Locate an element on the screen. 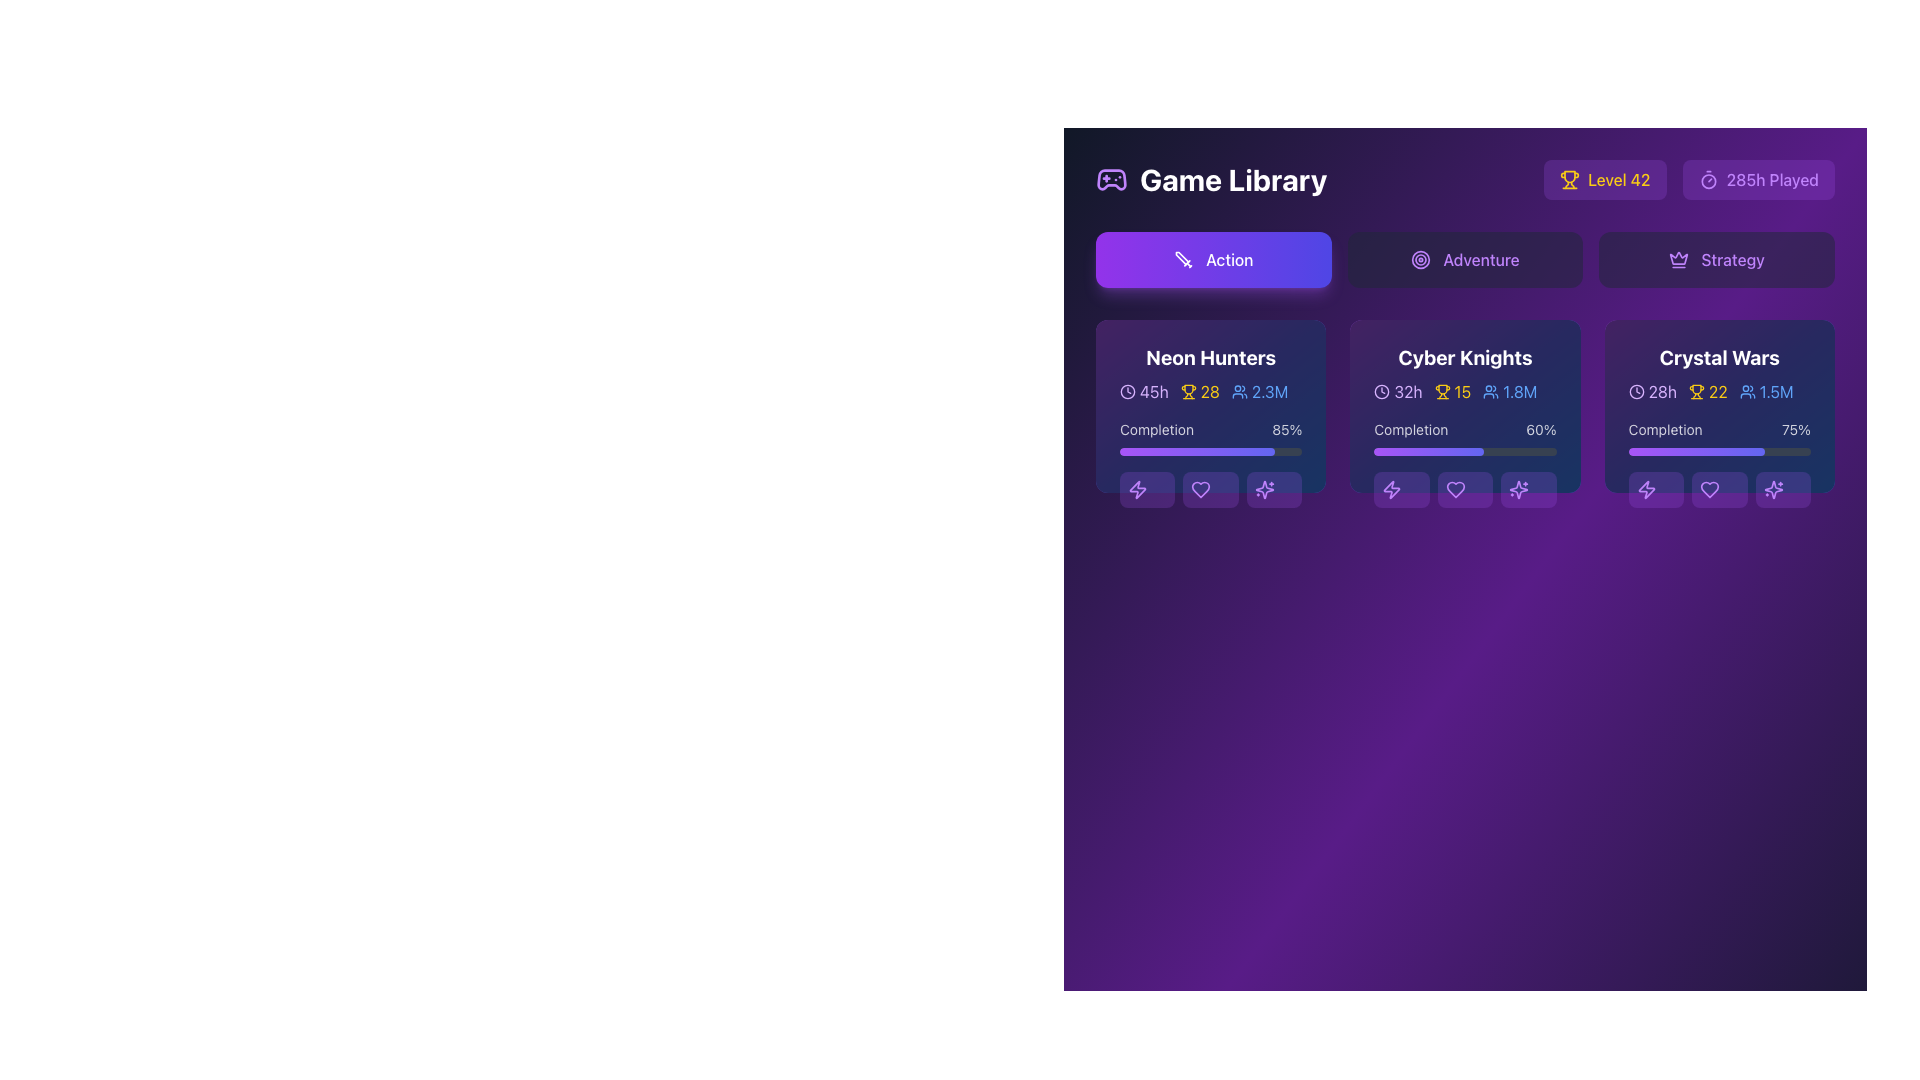  the Statistical Summary Displayer, which consists of three grouped text and icon segments: a clock icon with '45h' in purple, a trophy icon with '28' in yellow, and a user icon with '2.3M' in blue, located below the 'Neon Hunters' title and above the 'Completion' progress bar is located at coordinates (1210, 392).